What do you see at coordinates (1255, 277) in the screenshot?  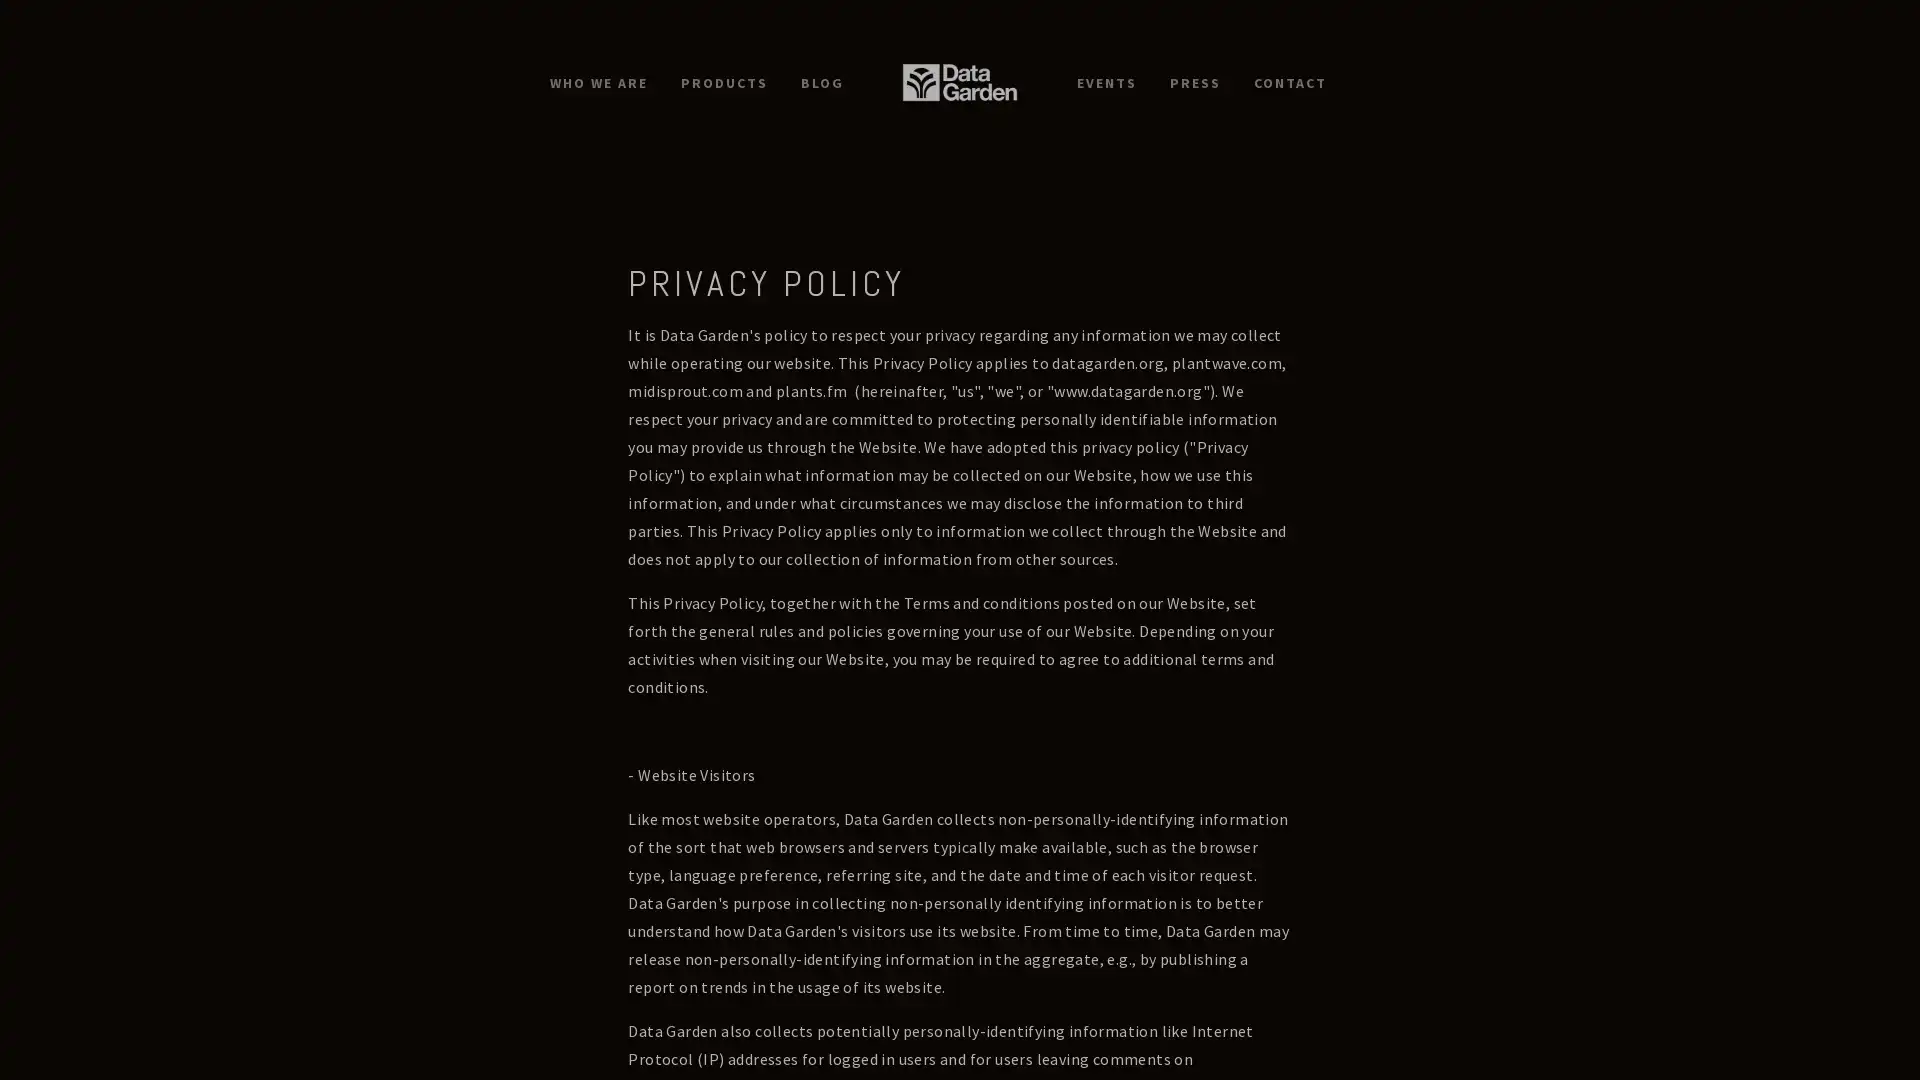 I see `Close` at bounding box center [1255, 277].